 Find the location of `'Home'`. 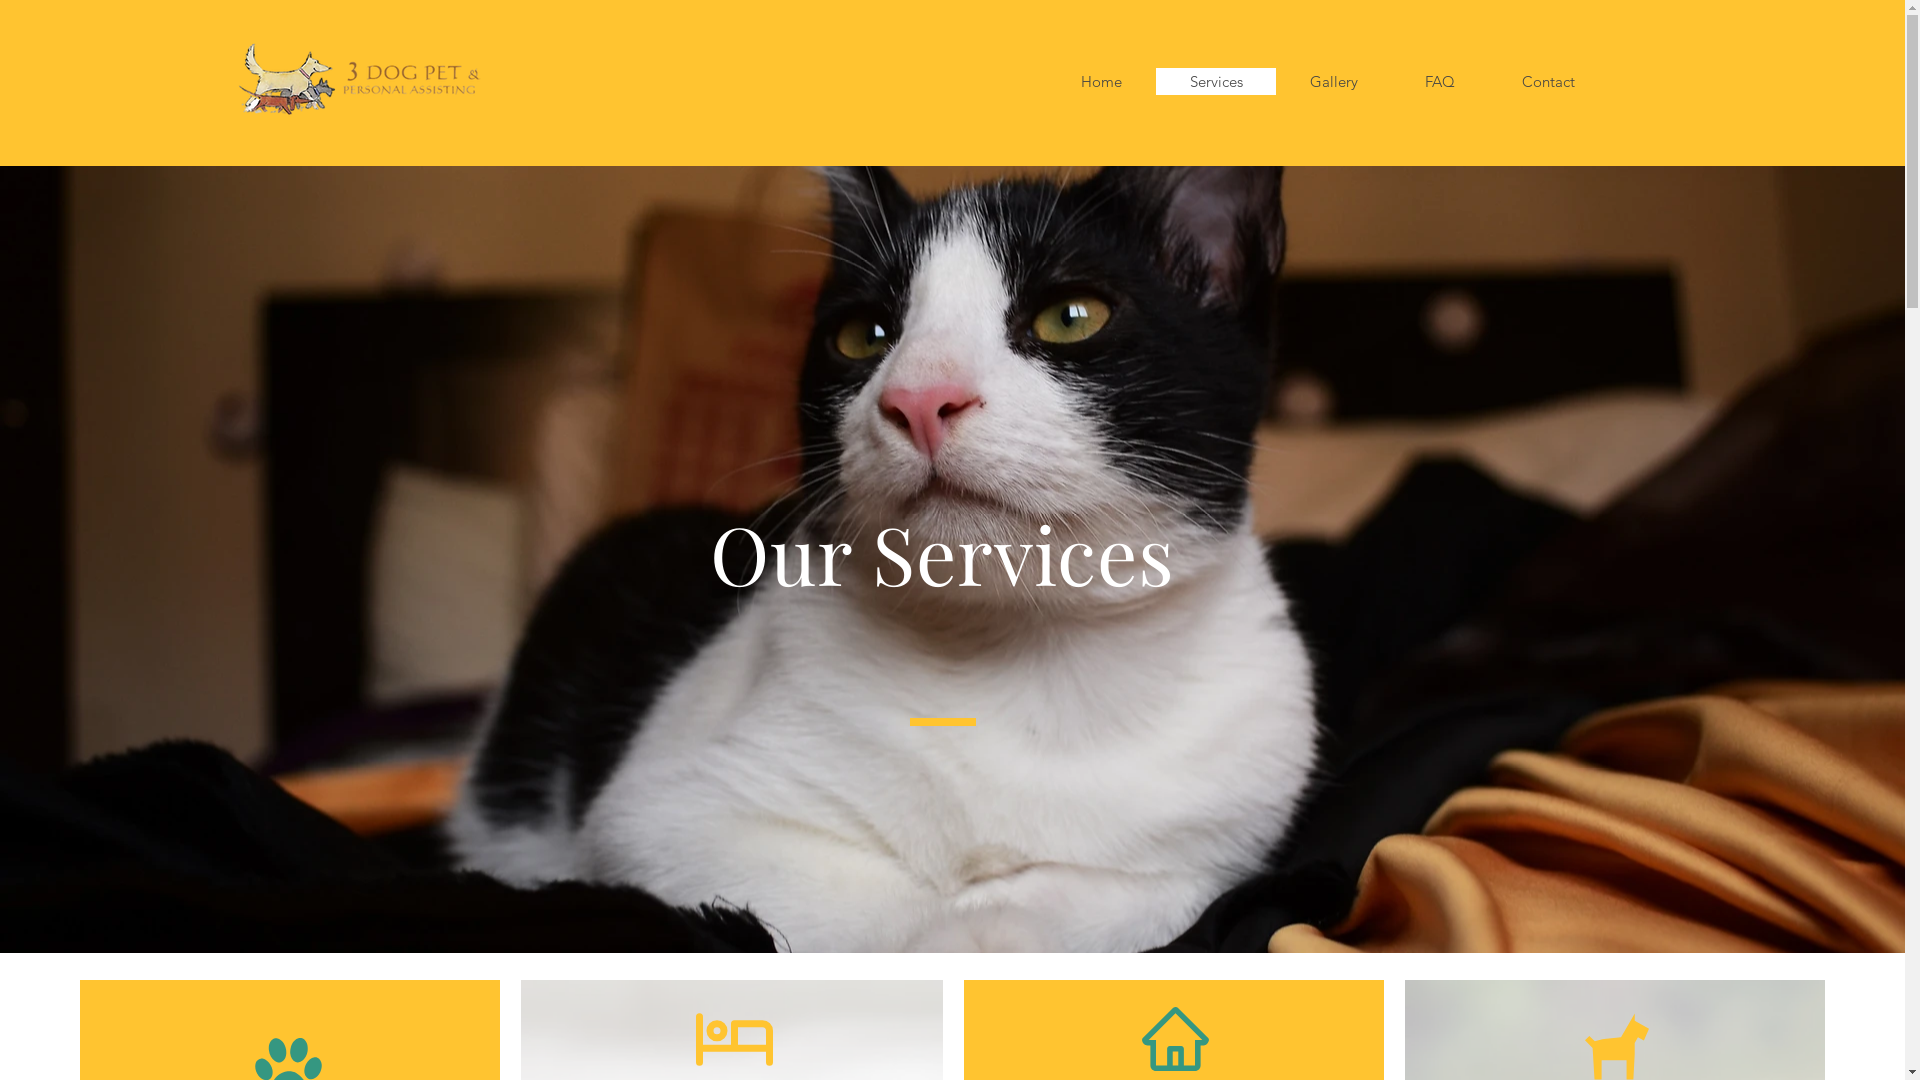

'Home' is located at coordinates (1101, 80).